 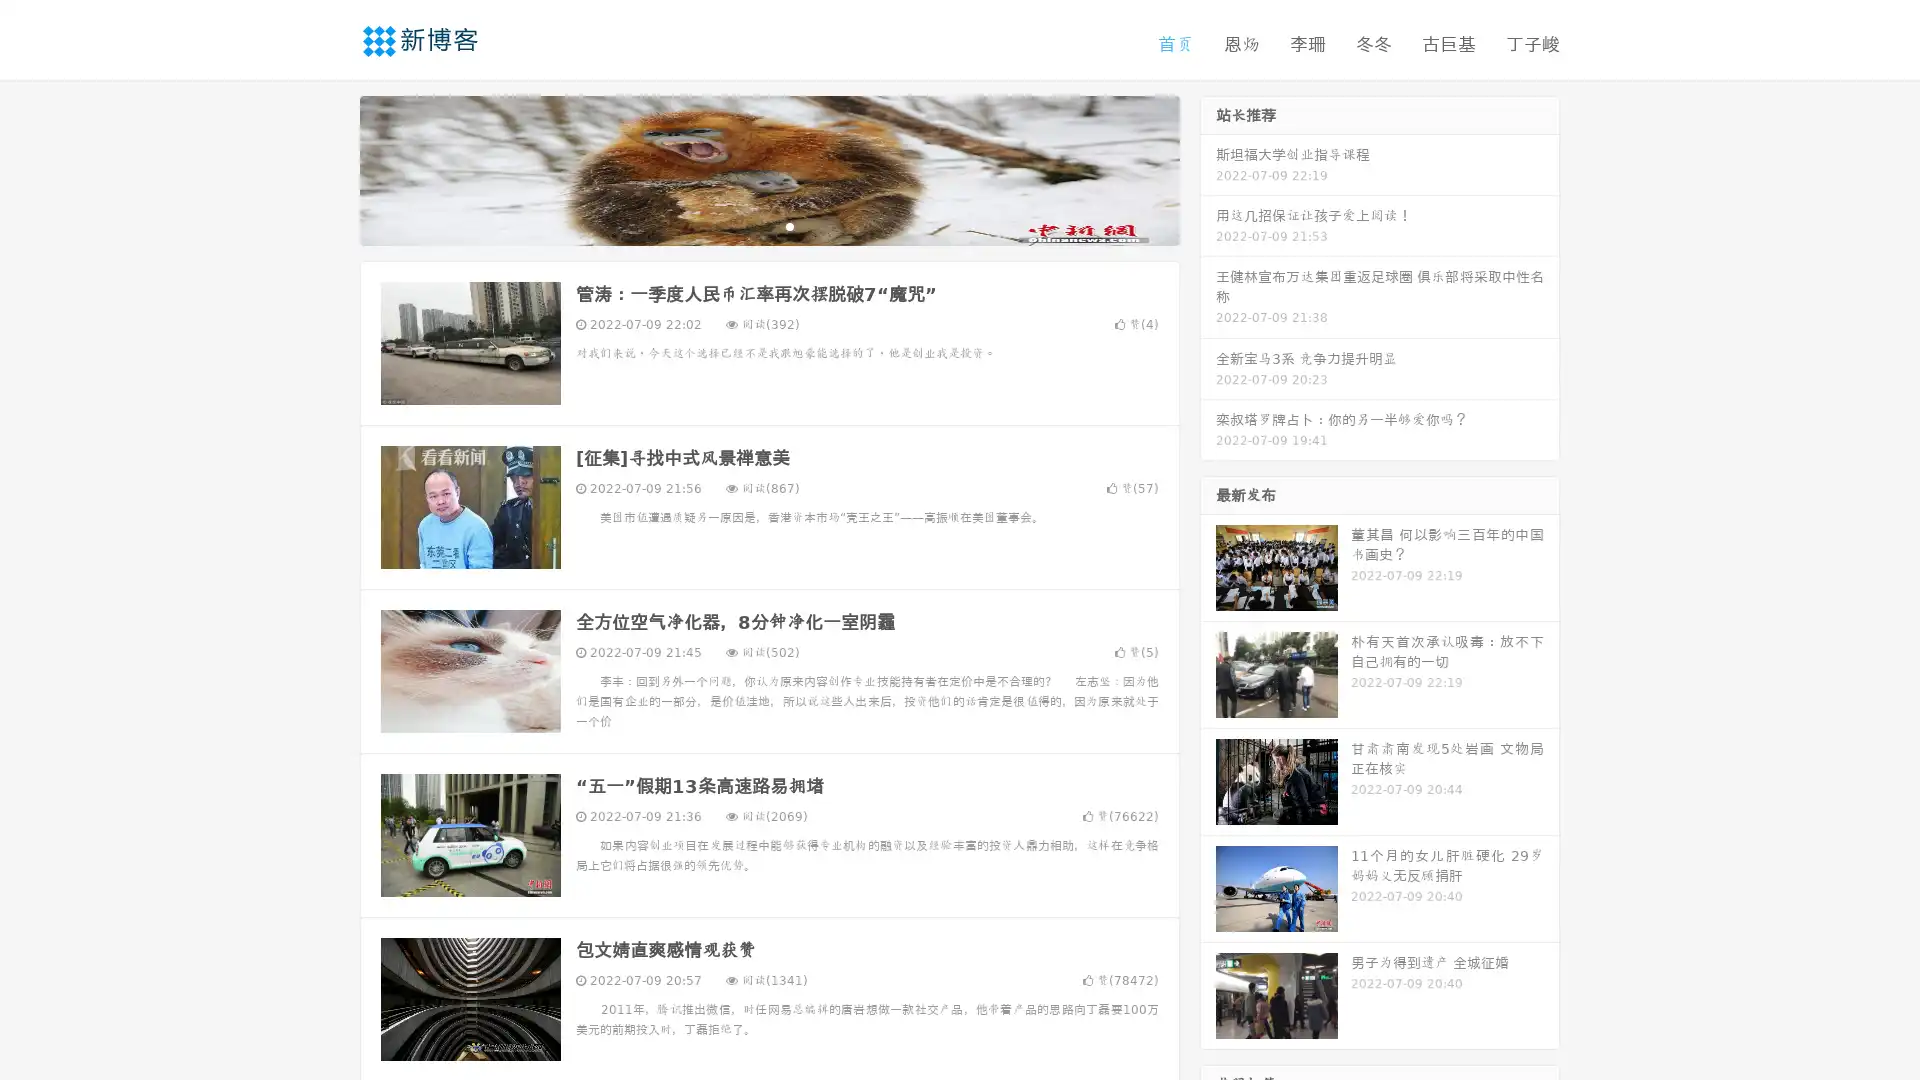 I want to click on Go to slide 2, so click(x=768, y=225).